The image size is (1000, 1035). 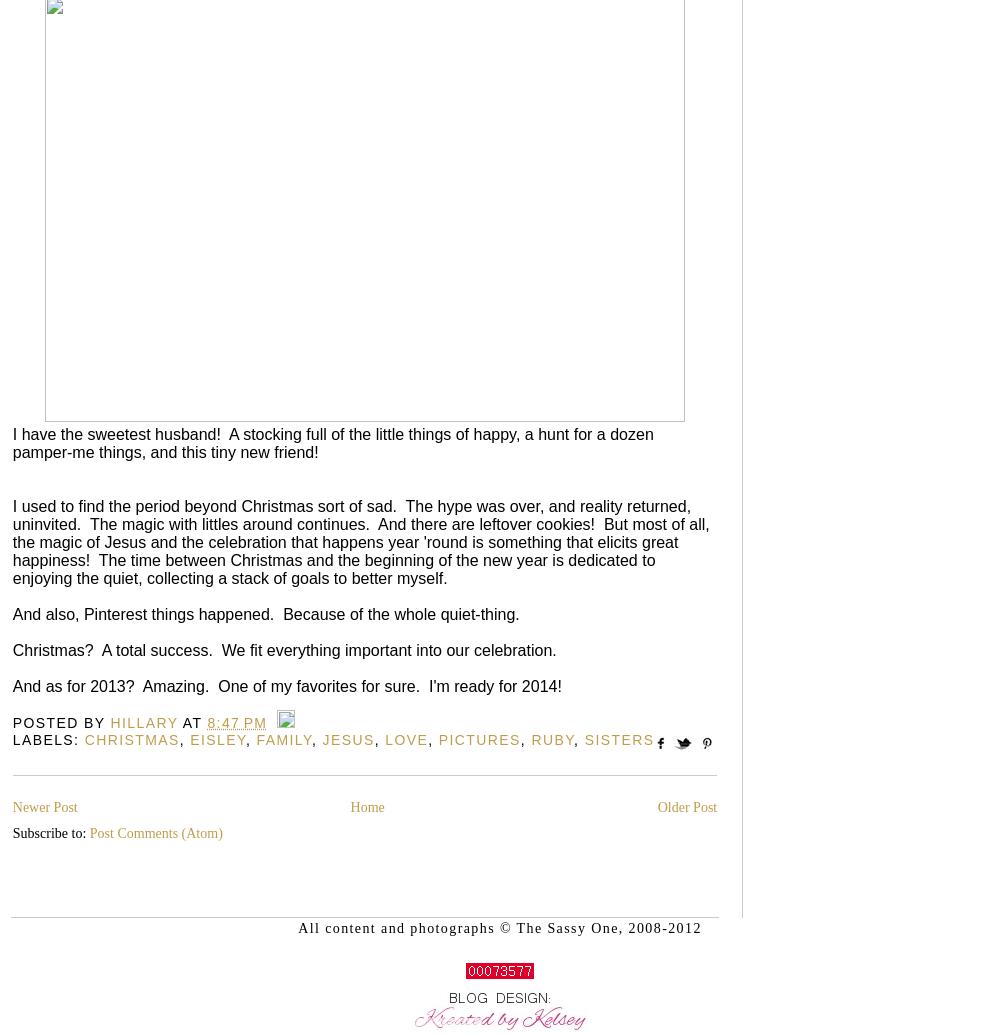 I want to click on 'Labels:', so click(x=48, y=739).